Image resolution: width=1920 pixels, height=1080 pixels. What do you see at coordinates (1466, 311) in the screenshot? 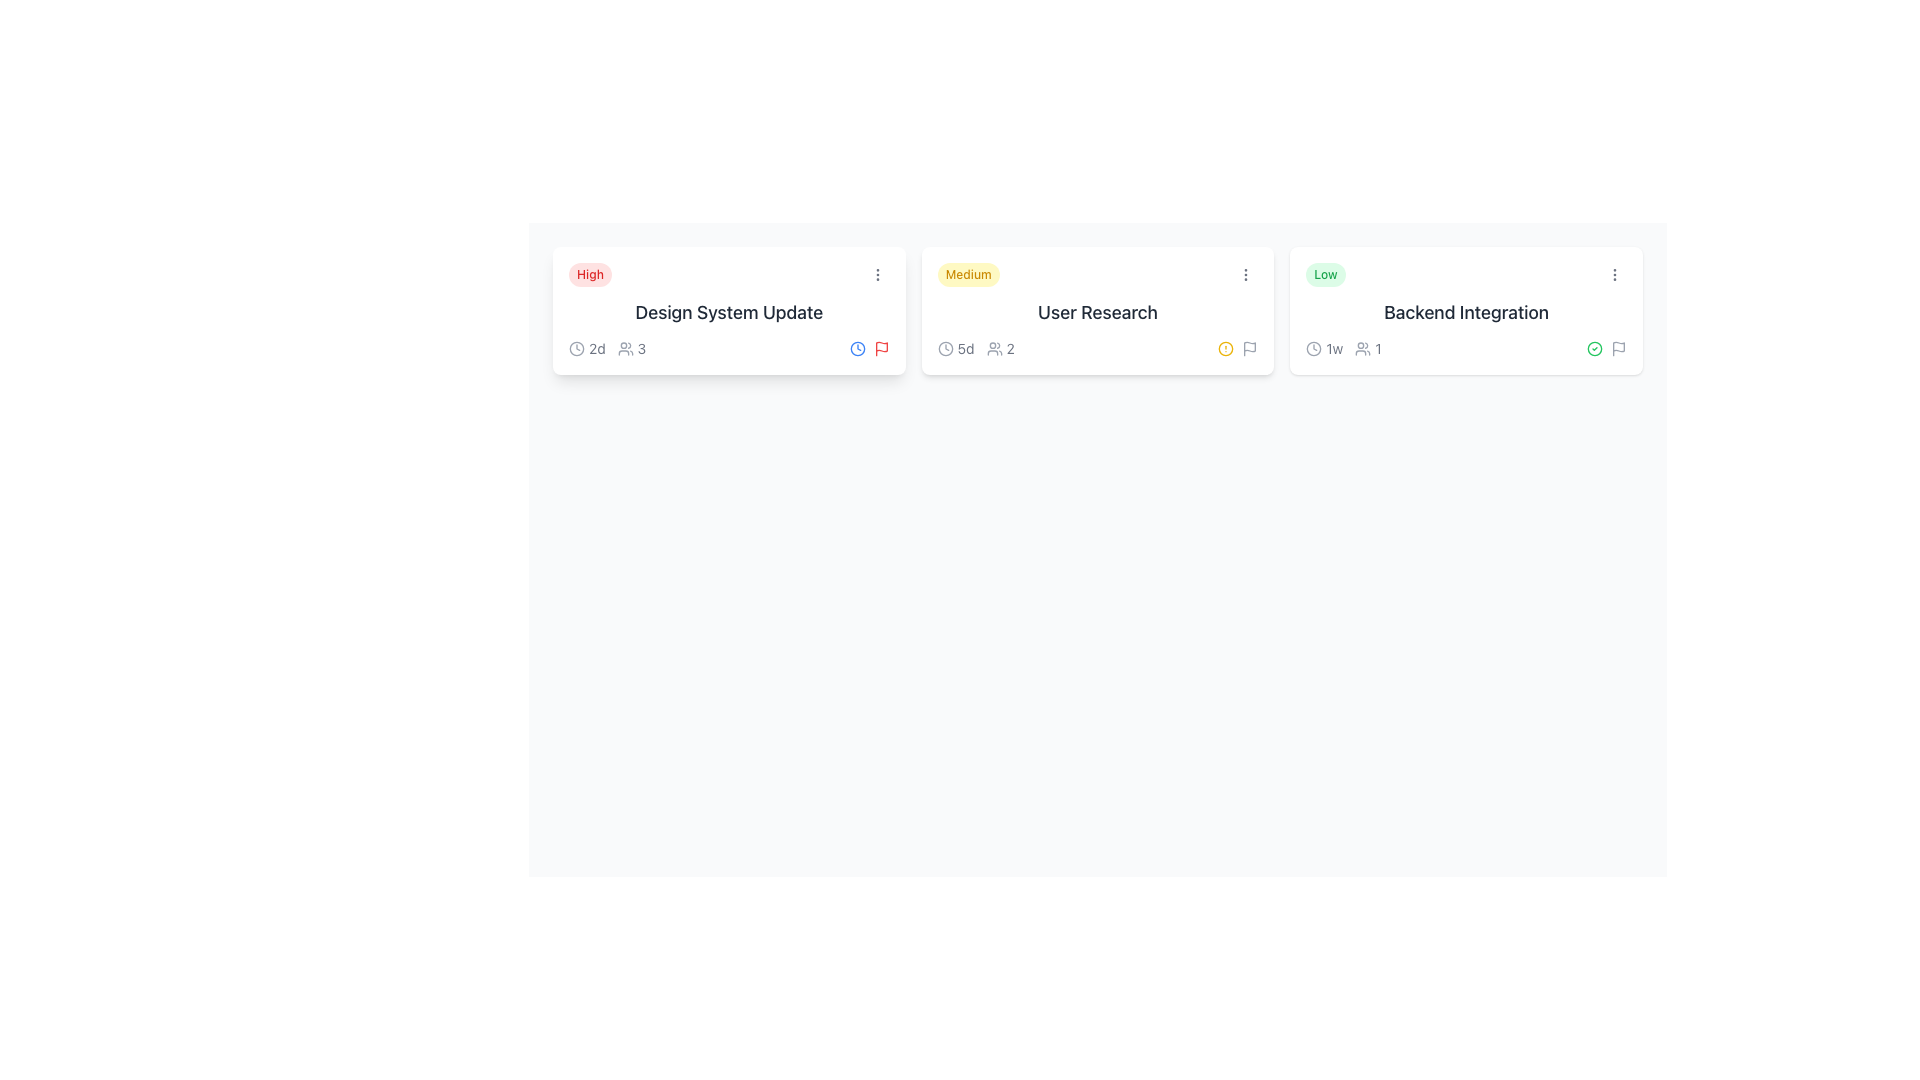
I see `text content from the information display component that conveys details about the task titled 'Backend Integration', located as the third card in the row` at bounding box center [1466, 311].